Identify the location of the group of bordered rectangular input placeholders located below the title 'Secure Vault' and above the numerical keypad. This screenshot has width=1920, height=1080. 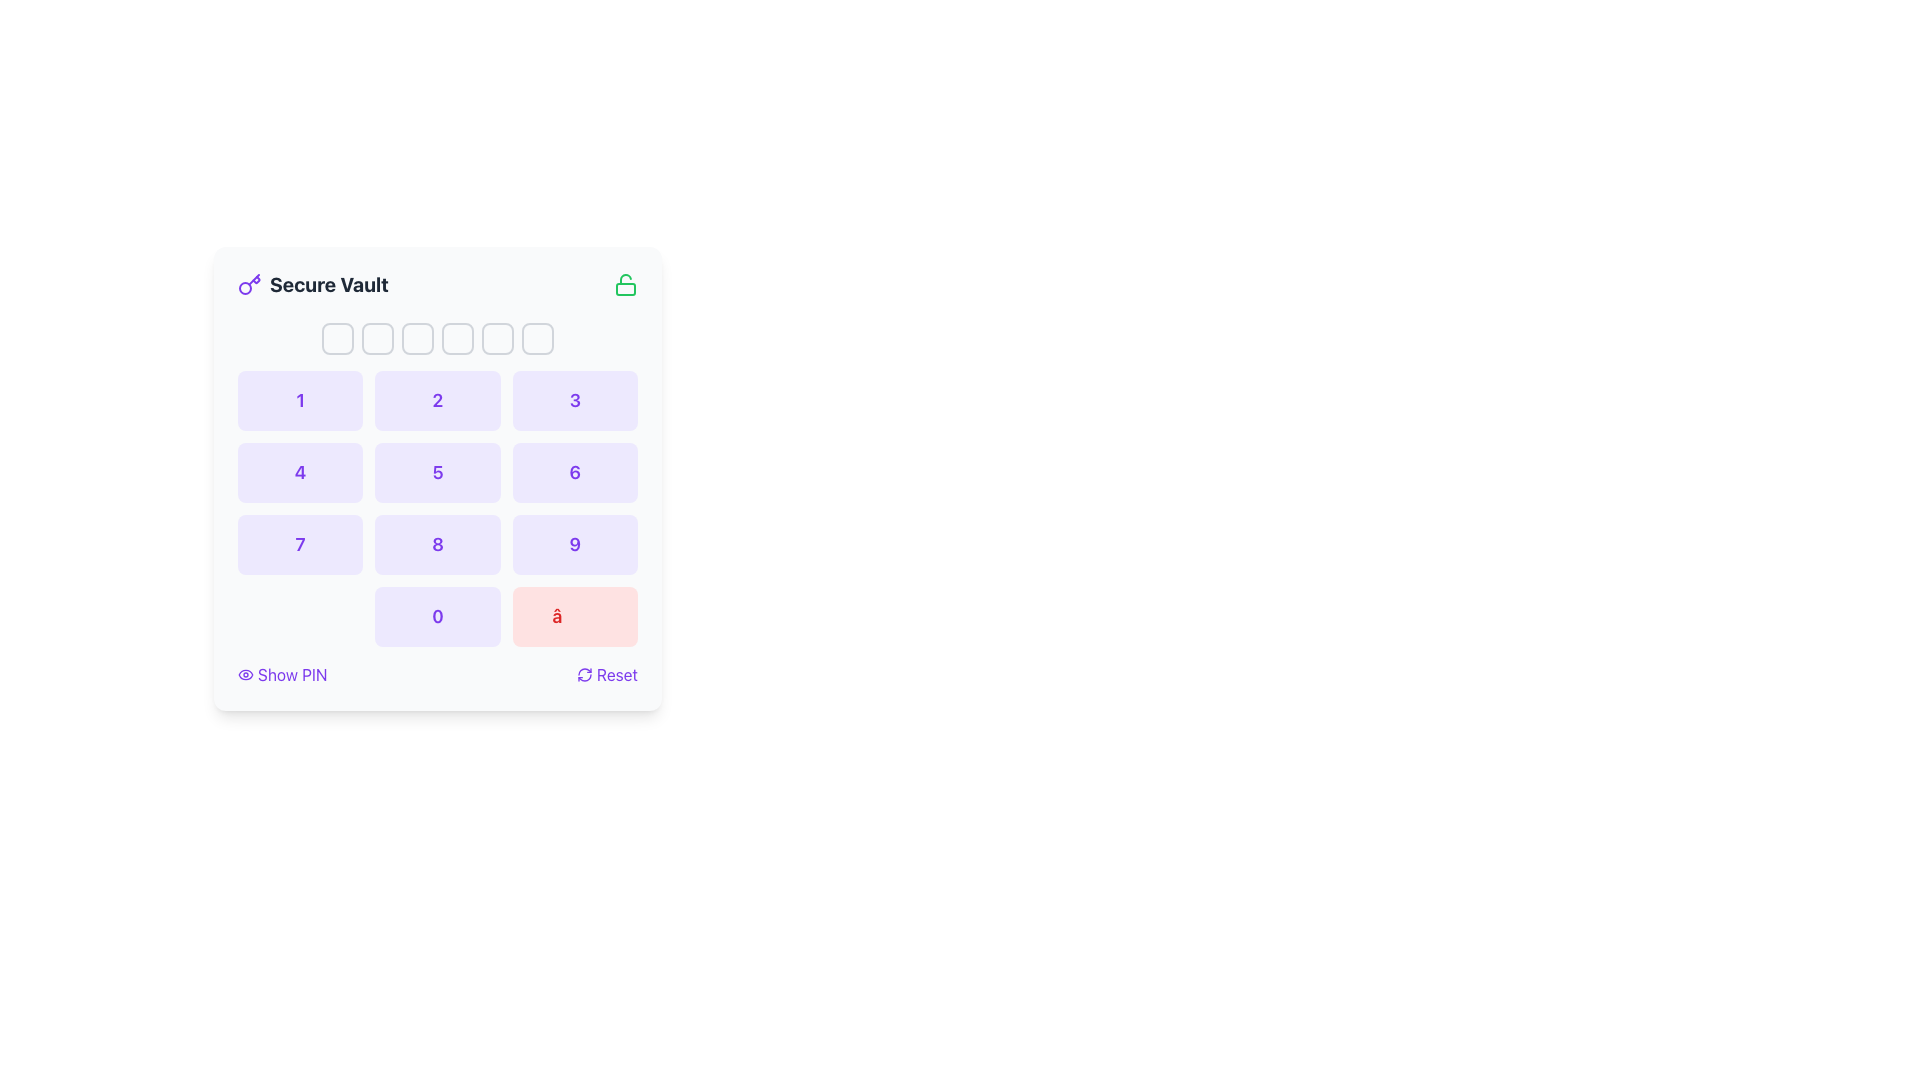
(436, 338).